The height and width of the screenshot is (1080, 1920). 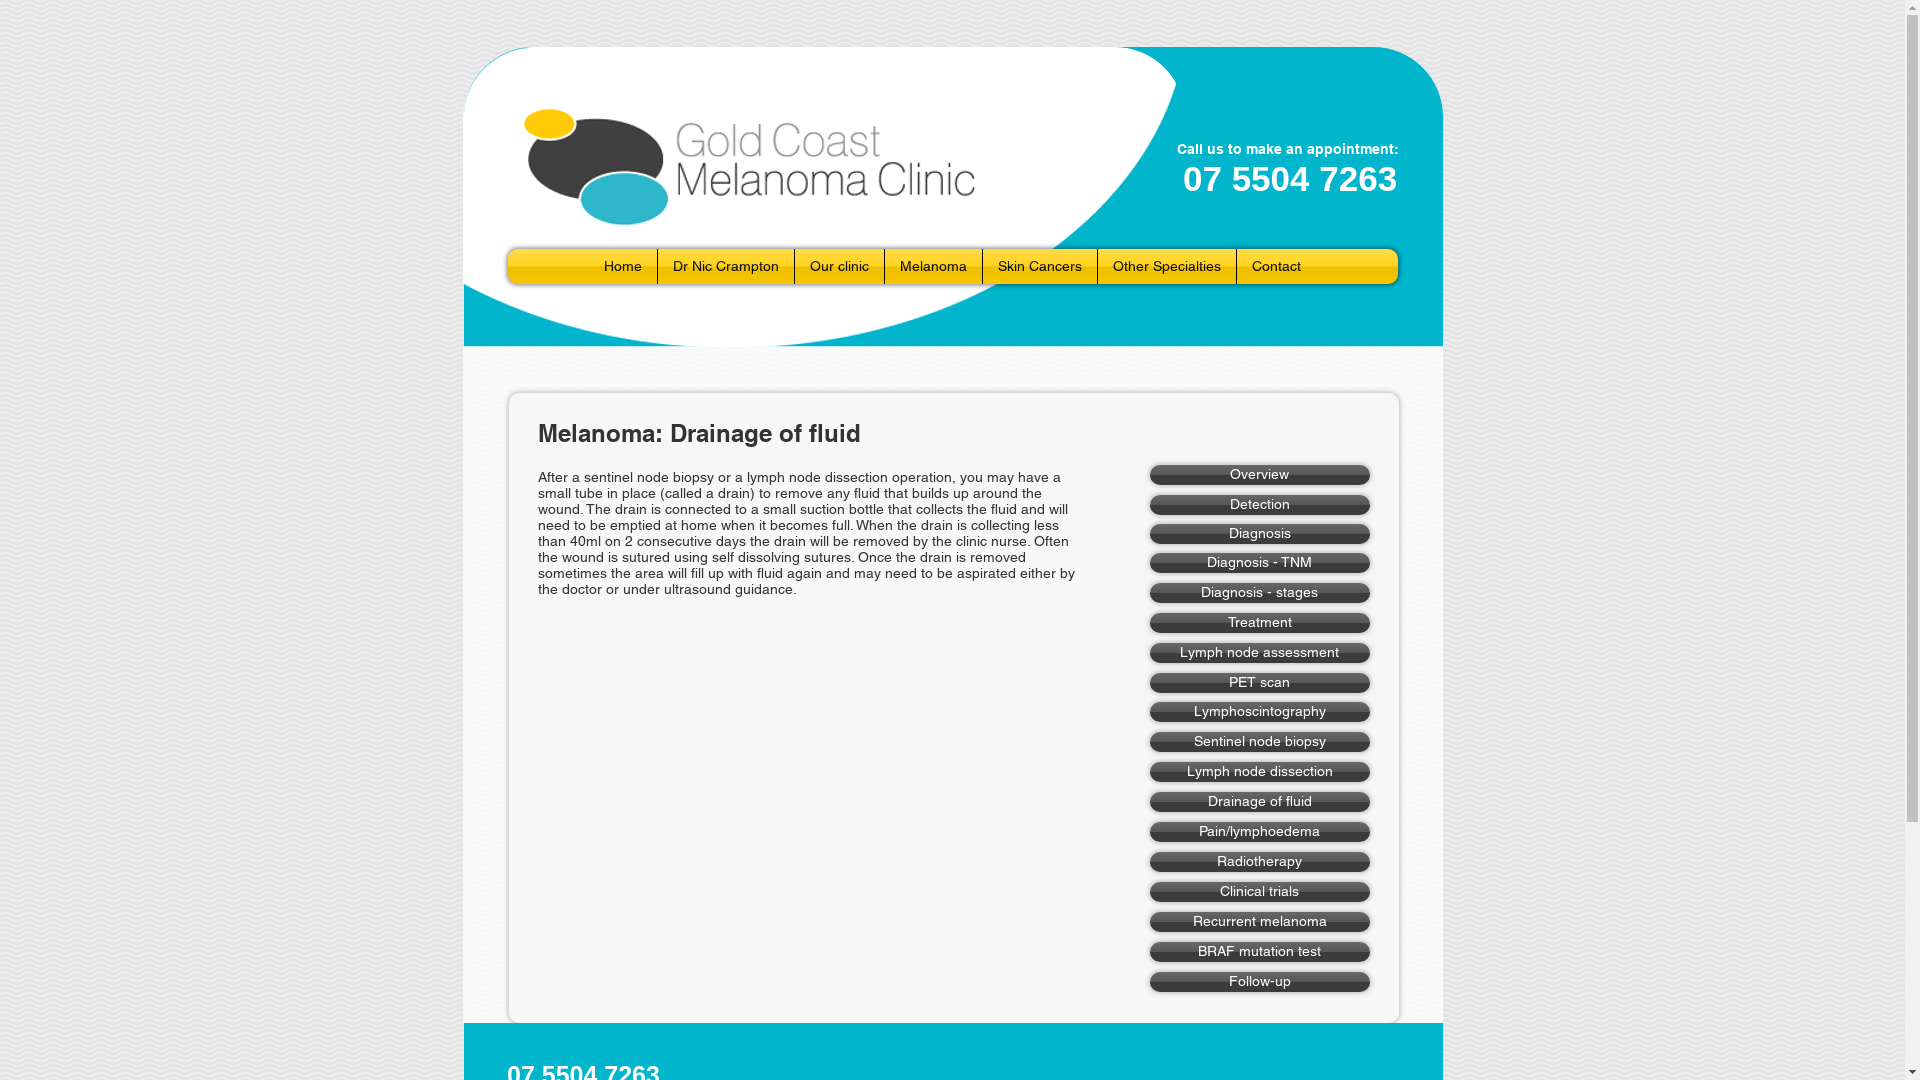 What do you see at coordinates (1258, 504) in the screenshot?
I see `'Detection'` at bounding box center [1258, 504].